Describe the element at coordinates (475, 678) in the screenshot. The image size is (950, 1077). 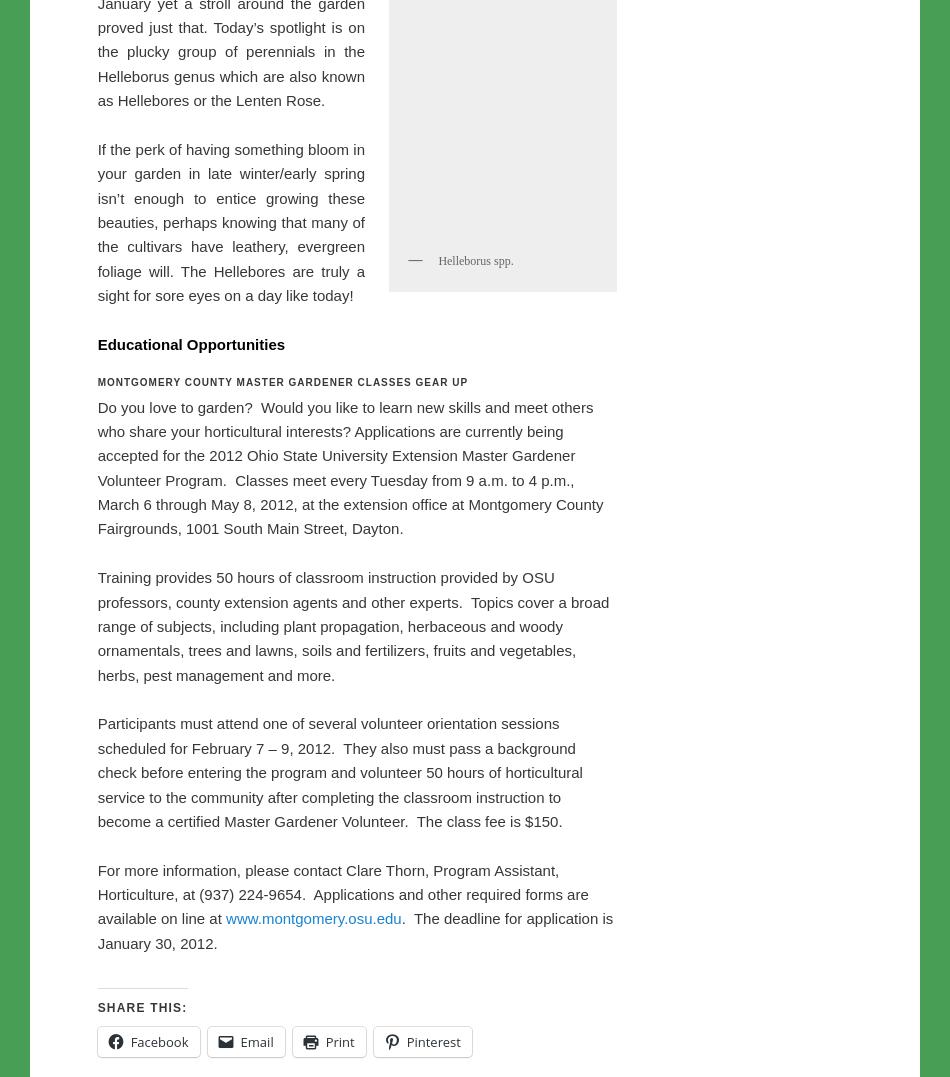
I see `'Helleborus spp.'` at that location.